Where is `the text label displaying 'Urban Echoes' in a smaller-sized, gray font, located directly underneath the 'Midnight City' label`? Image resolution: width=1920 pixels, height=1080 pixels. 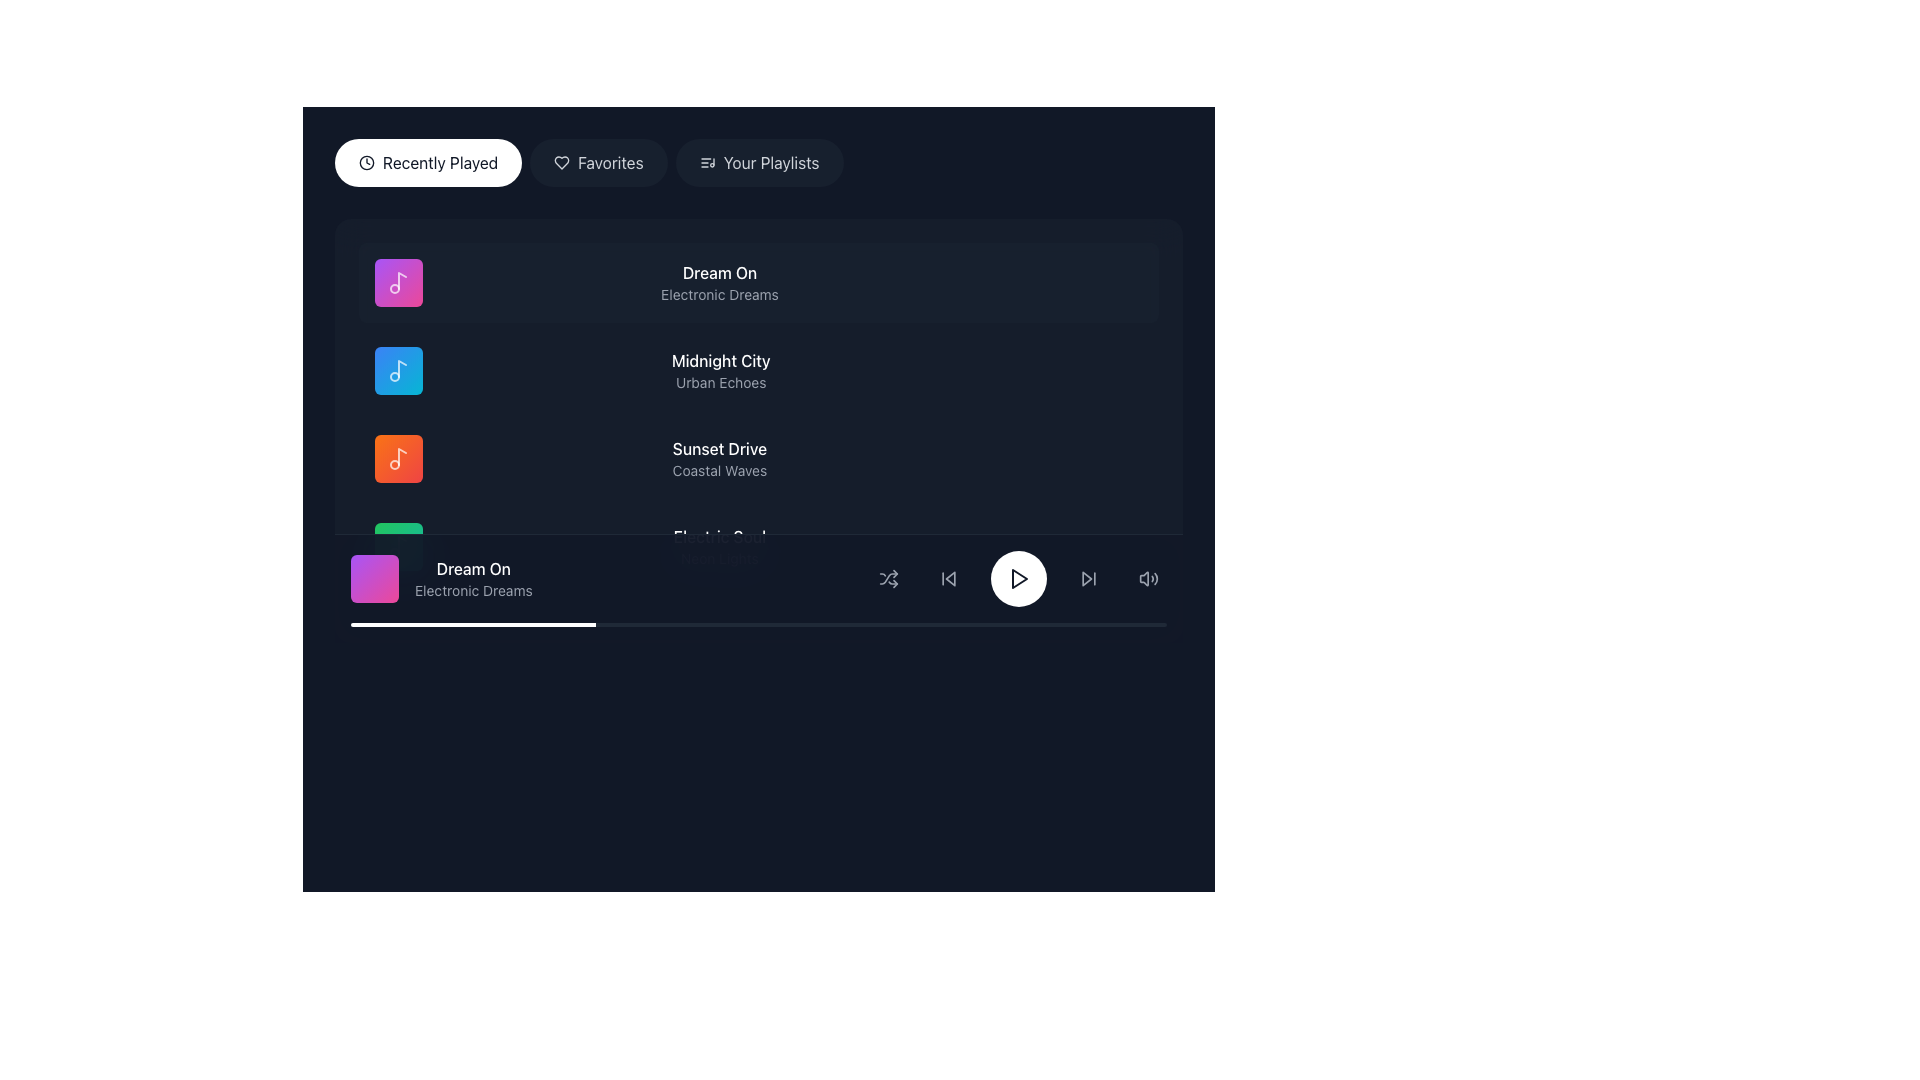 the text label displaying 'Urban Echoes' in a smaller-sized, gray font, located directly underneath the 'Midnight City' label is located at coordinates (720, 382).